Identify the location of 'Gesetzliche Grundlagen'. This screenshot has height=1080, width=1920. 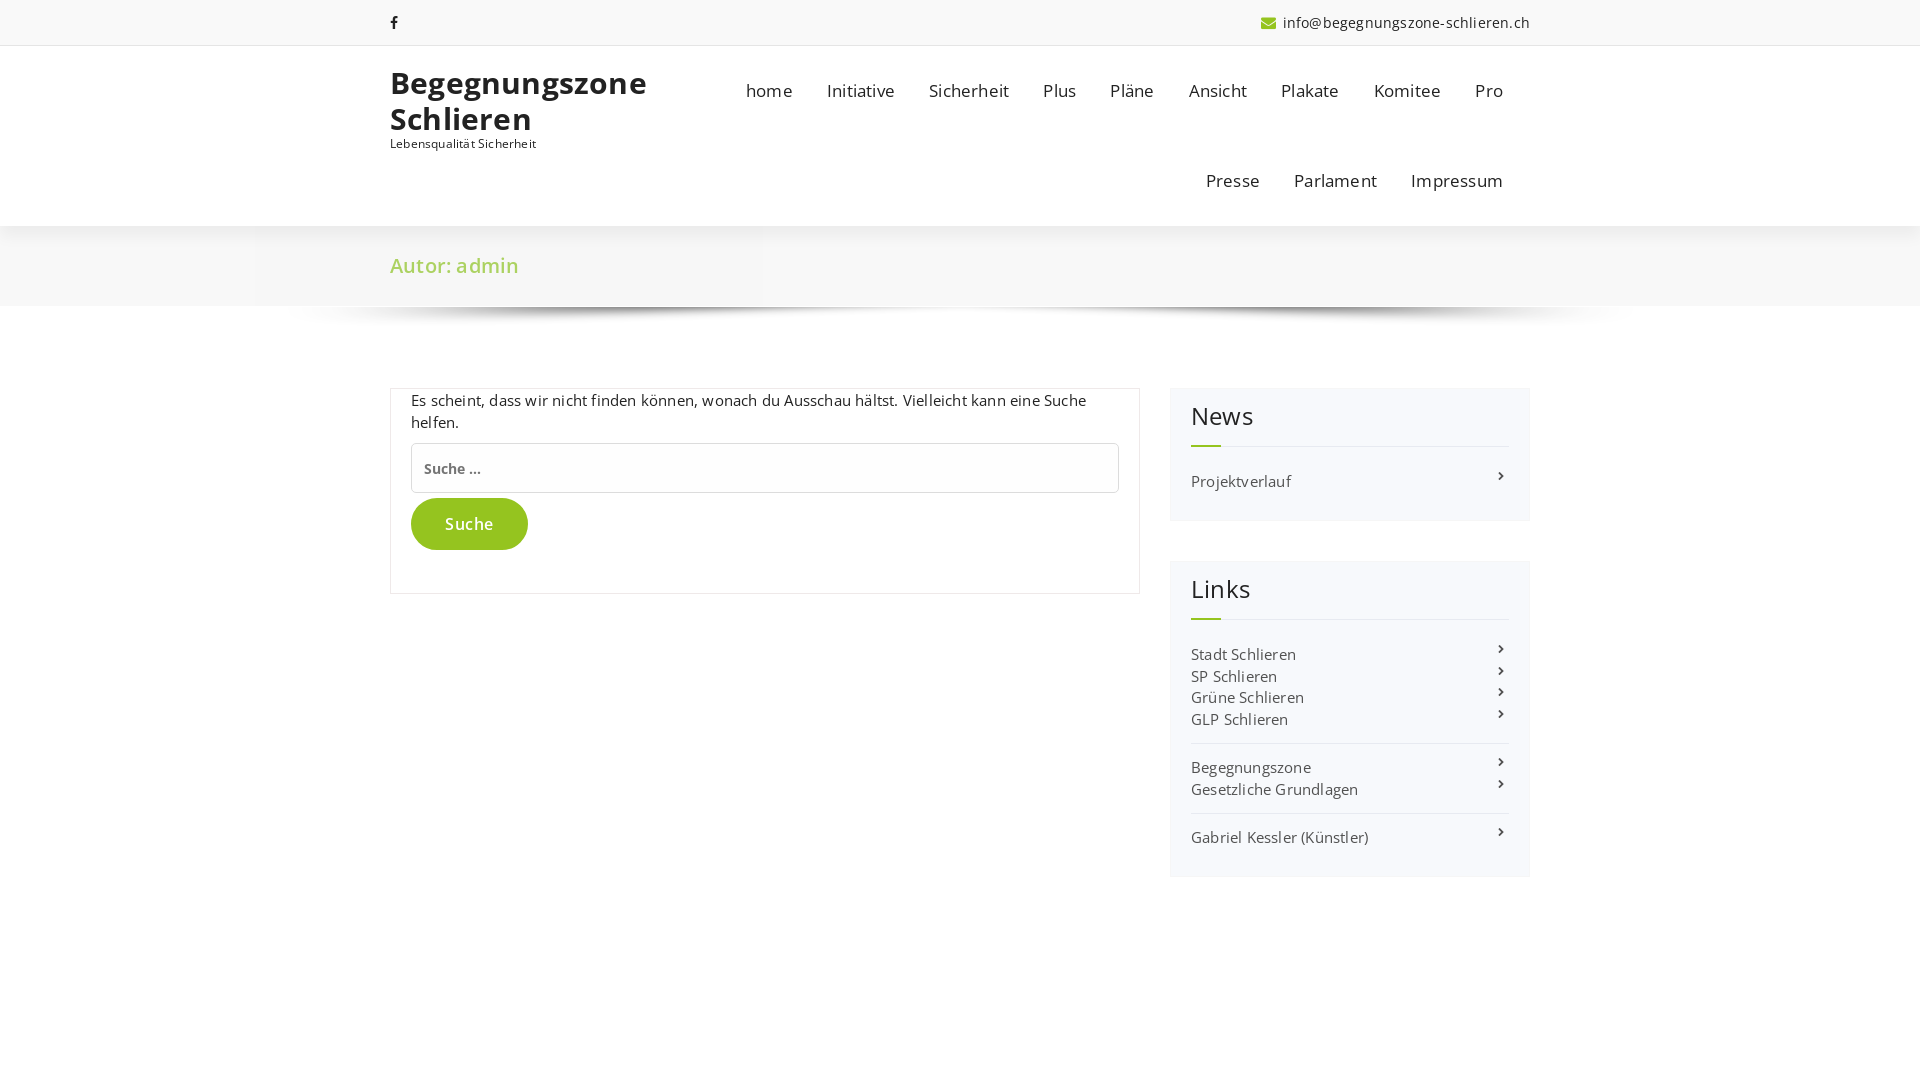
(1273, 788).